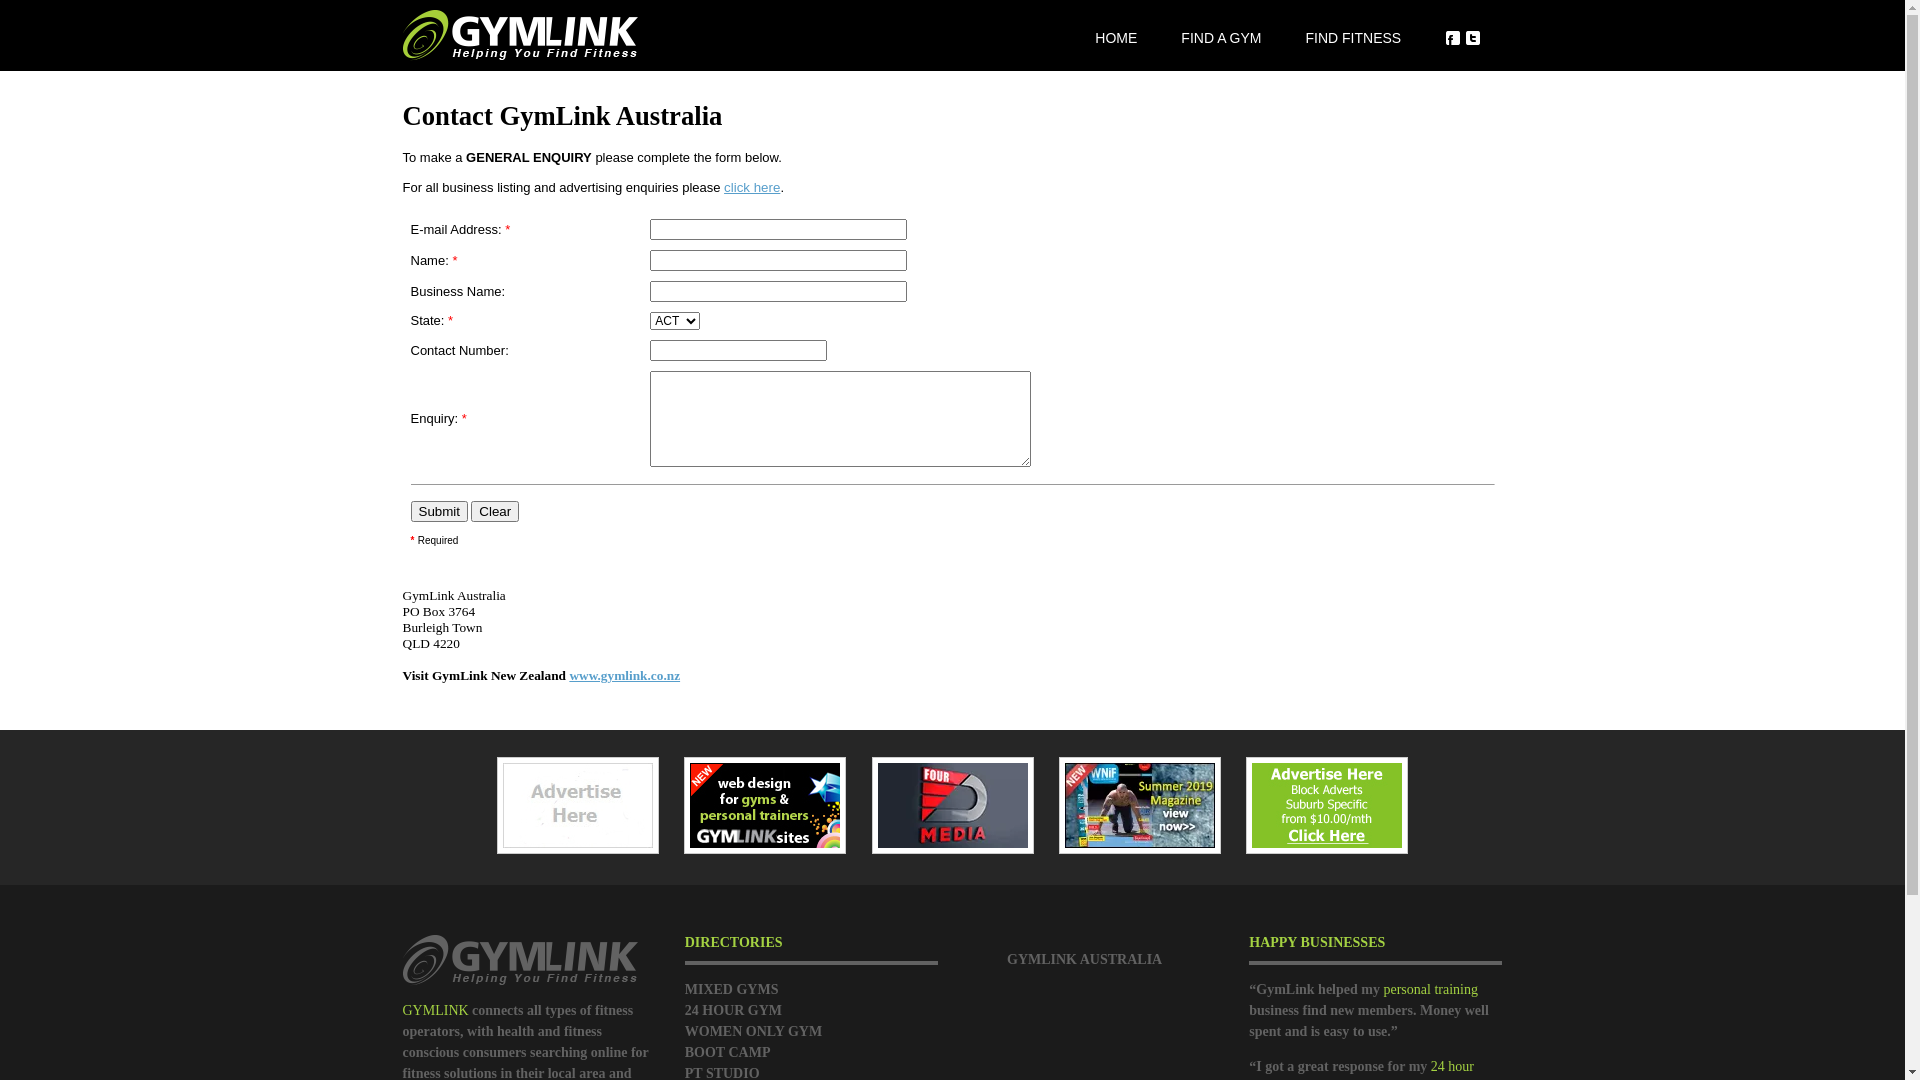 This screenshot has height=1080, width=1920. I want to click on 'GYMLINK AUSTRALIA', so click(1083, 958).